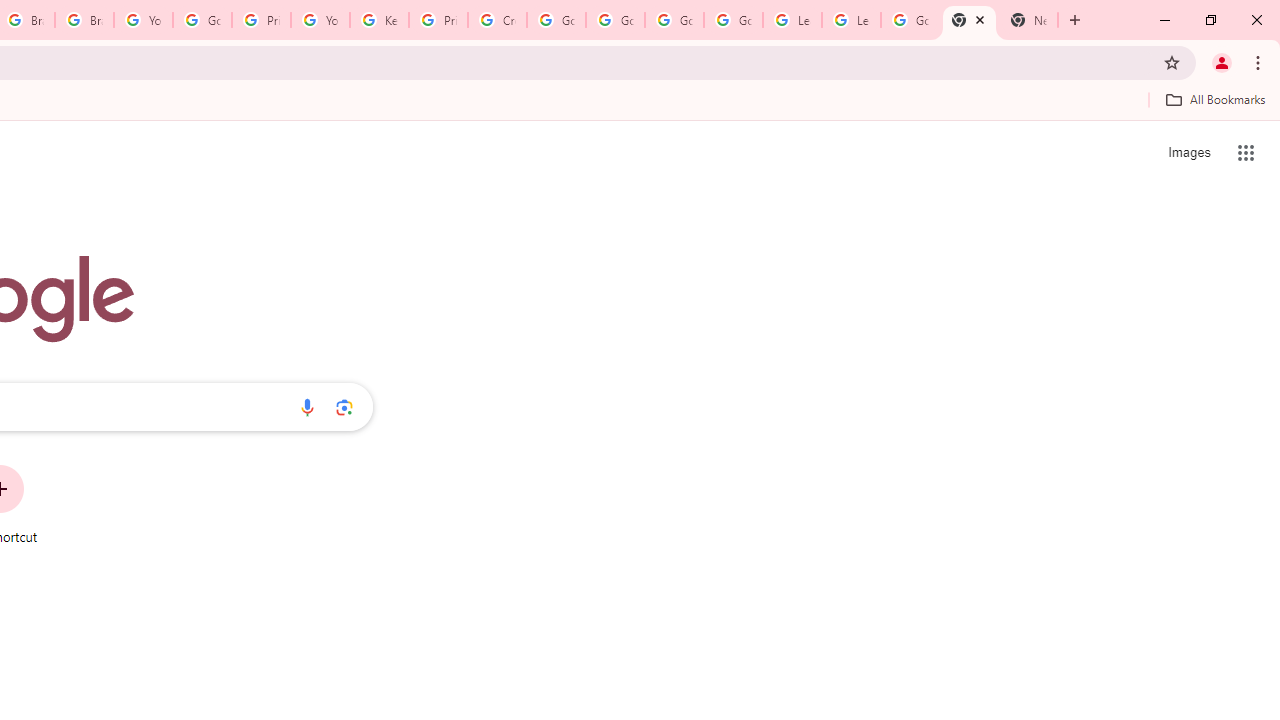  I want to click on 'Google Account Help', so click(202, 20).